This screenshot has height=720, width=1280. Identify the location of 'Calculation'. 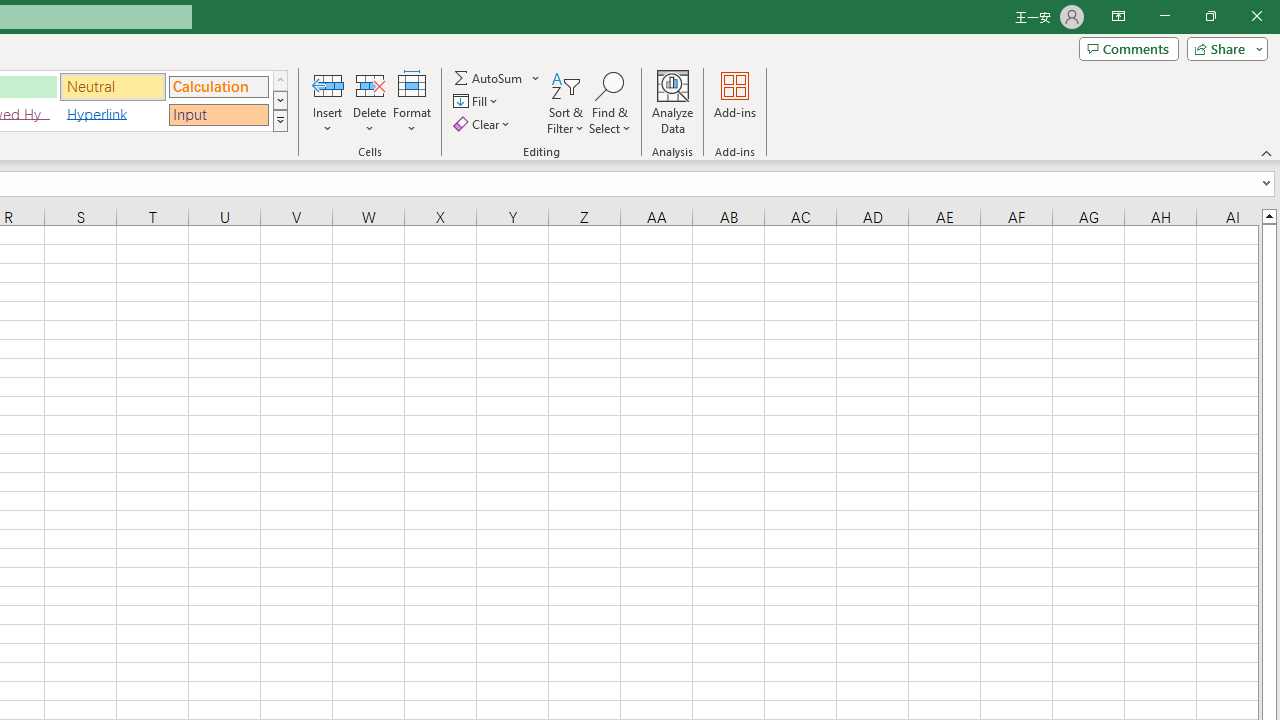
(218, 85).